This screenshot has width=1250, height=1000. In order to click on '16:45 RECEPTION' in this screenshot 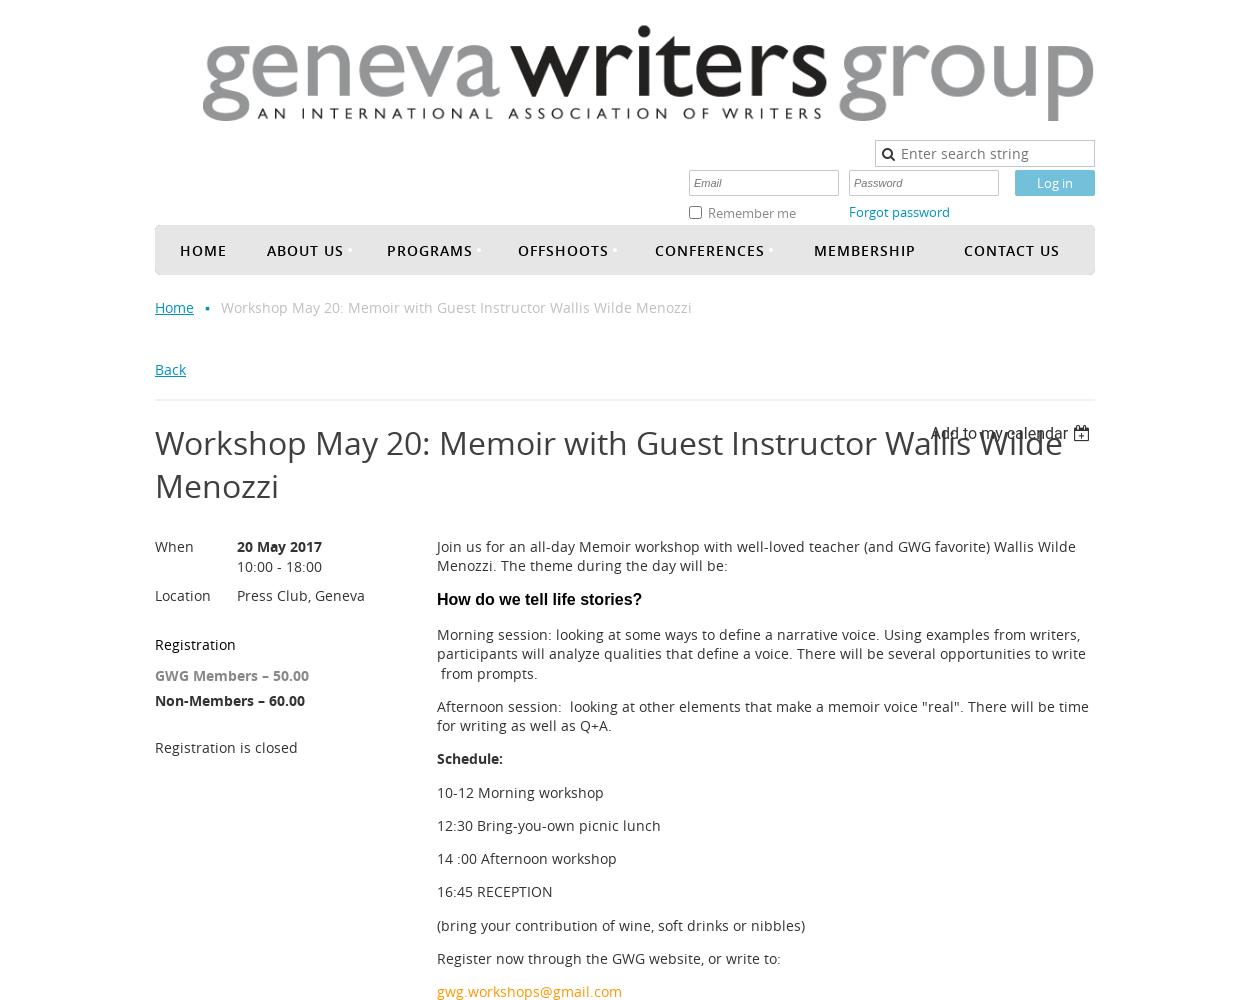, I will do `click(437, 891)`.